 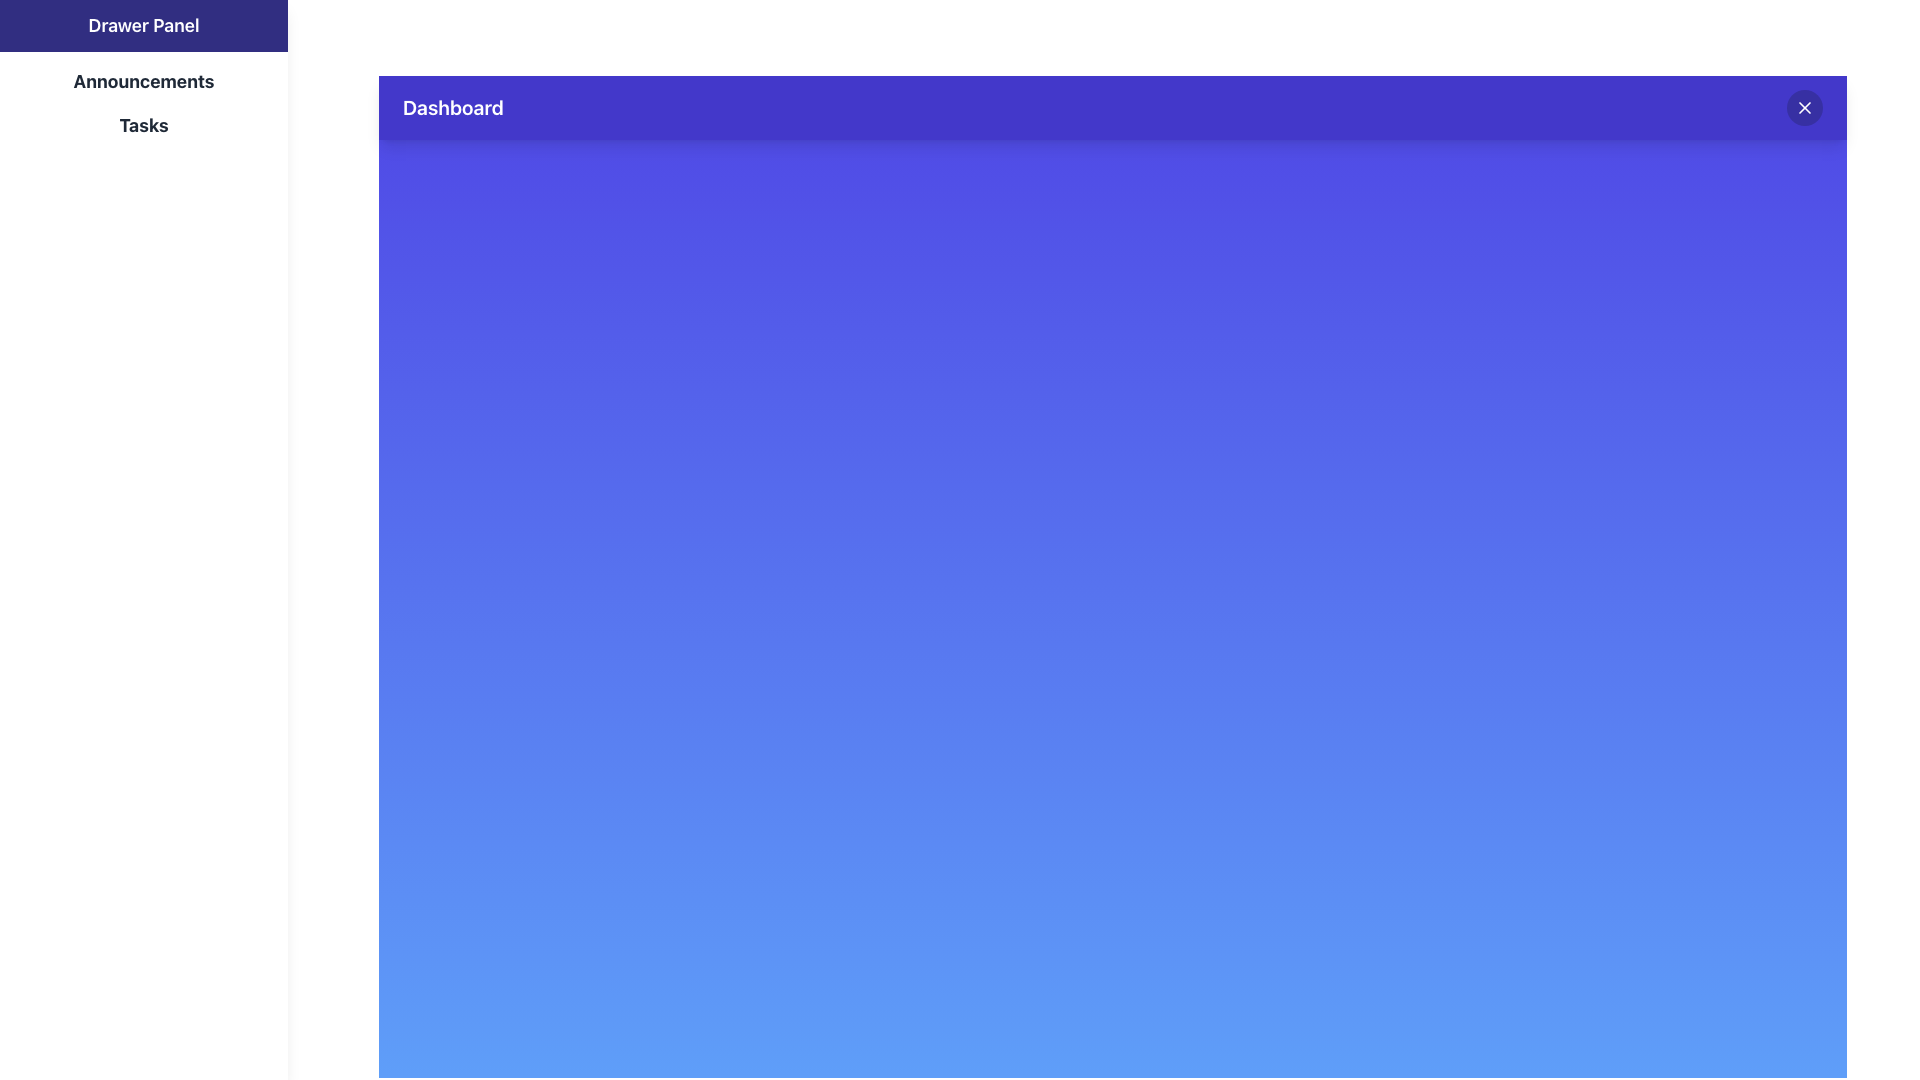 What do you see at coordinates (452, 108) in the screenshot?
I see `the leftmost Text Label in the header section, which indicates the current section or page being viewed` at bounding box center [452, 108].